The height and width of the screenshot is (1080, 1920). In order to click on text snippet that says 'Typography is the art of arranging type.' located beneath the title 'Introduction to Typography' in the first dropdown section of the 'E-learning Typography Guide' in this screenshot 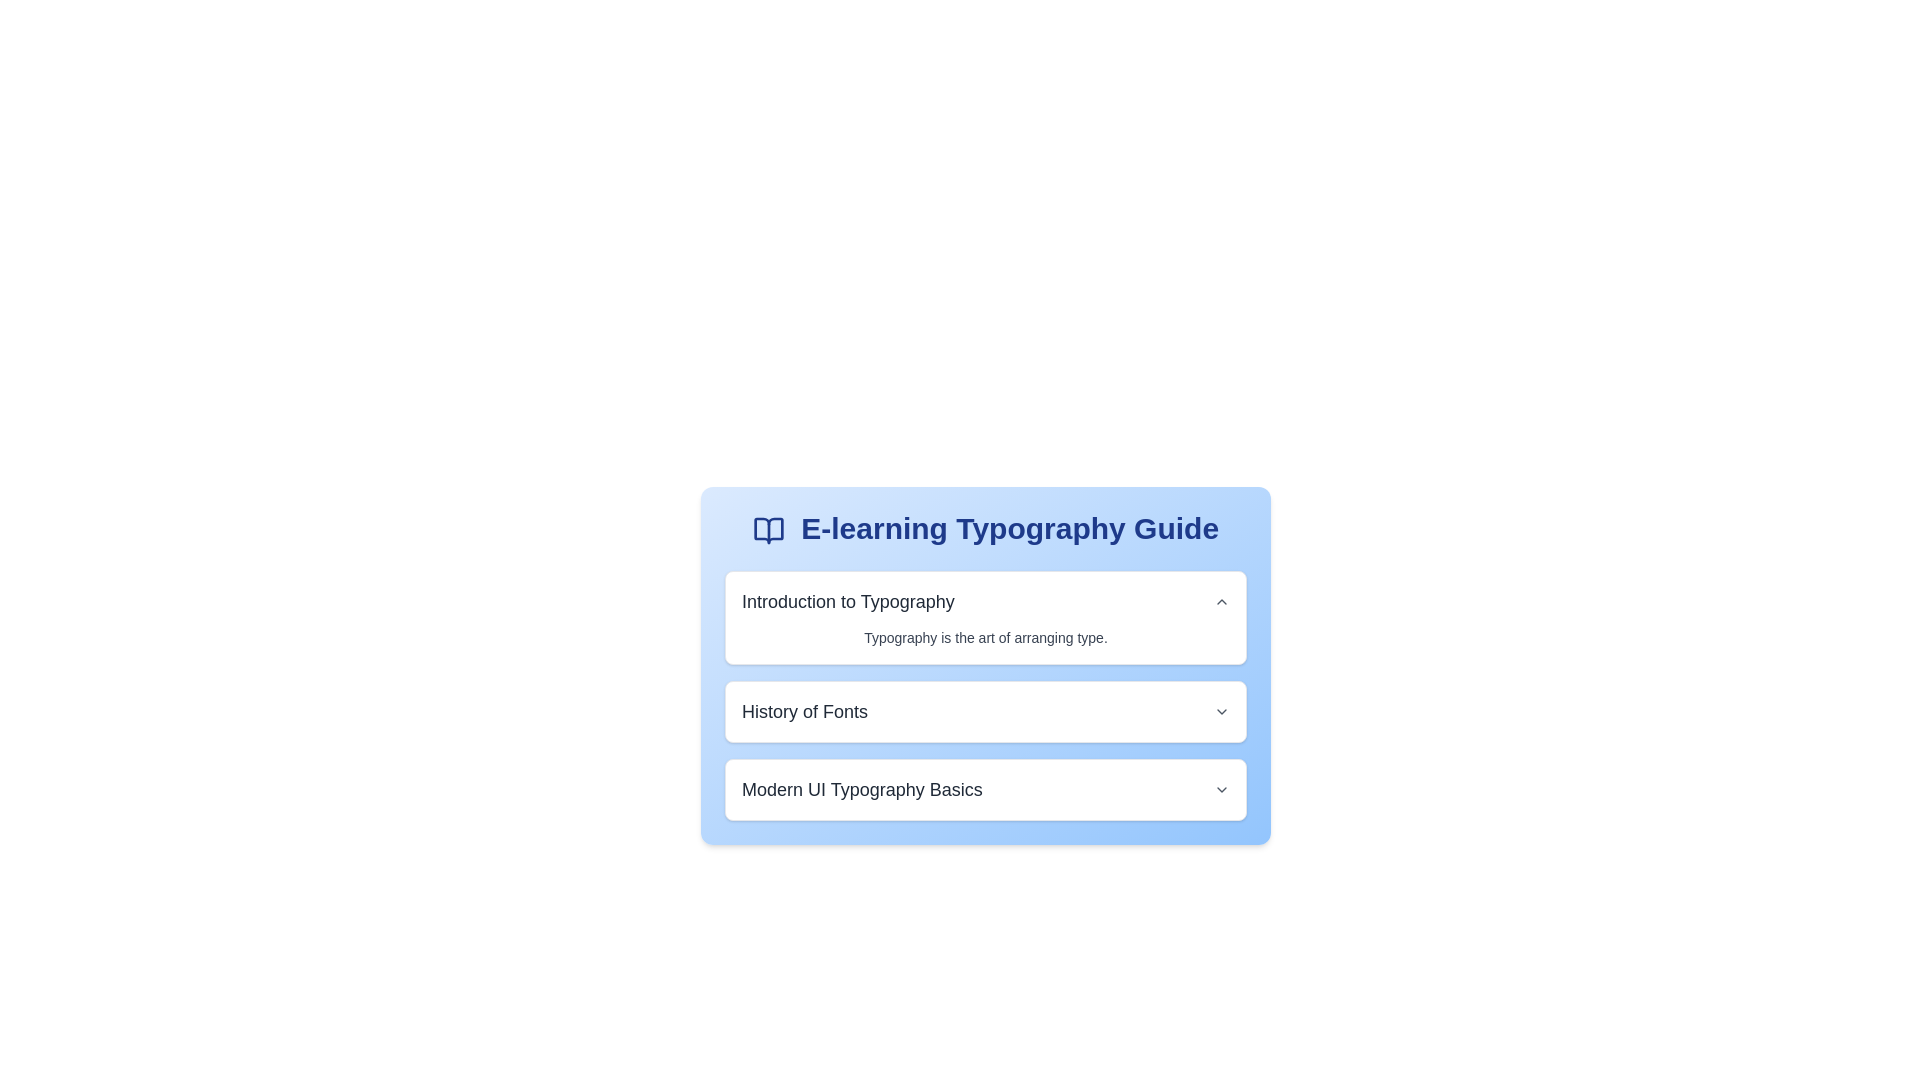, I will do `click(985, 637)`.